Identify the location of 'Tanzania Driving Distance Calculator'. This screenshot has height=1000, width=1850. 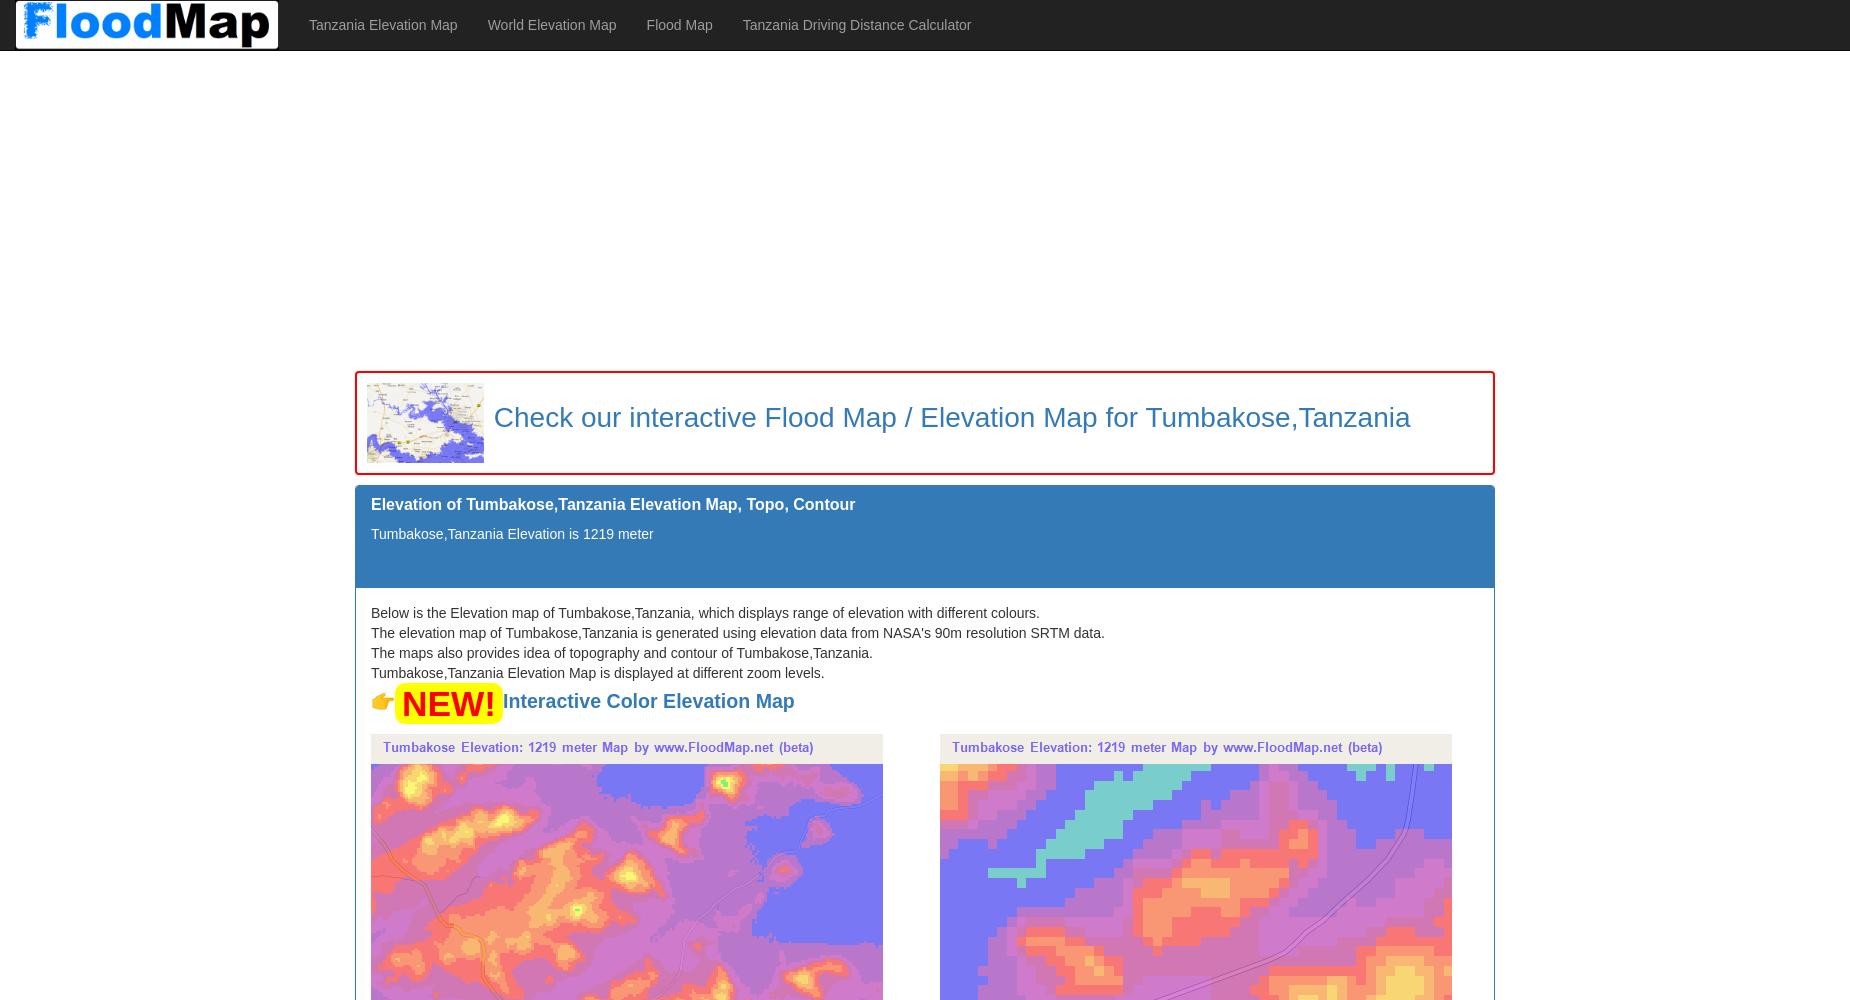
(856, 25).